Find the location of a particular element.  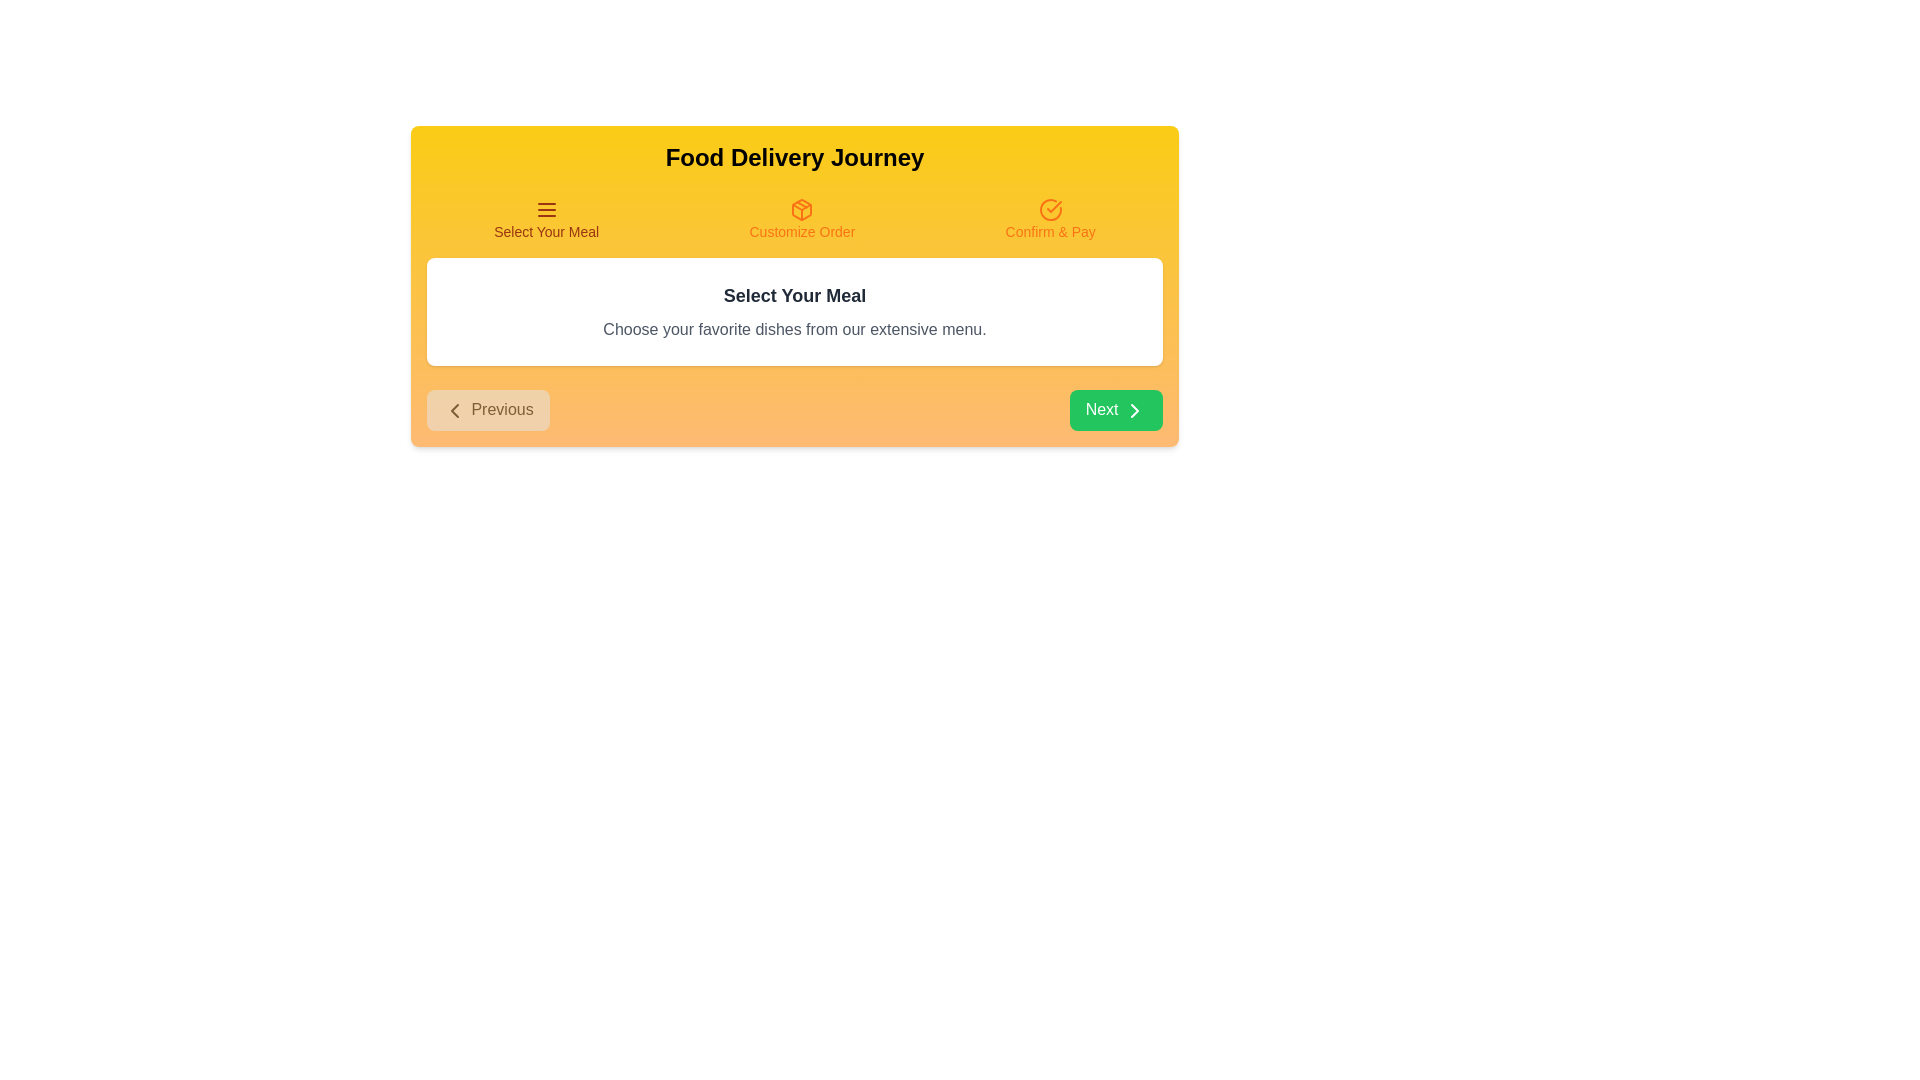

the yellow-orange hexagonal icon located in the top-center of the interface, above the 'Customize Order' text is located at coordinates (802, 209).